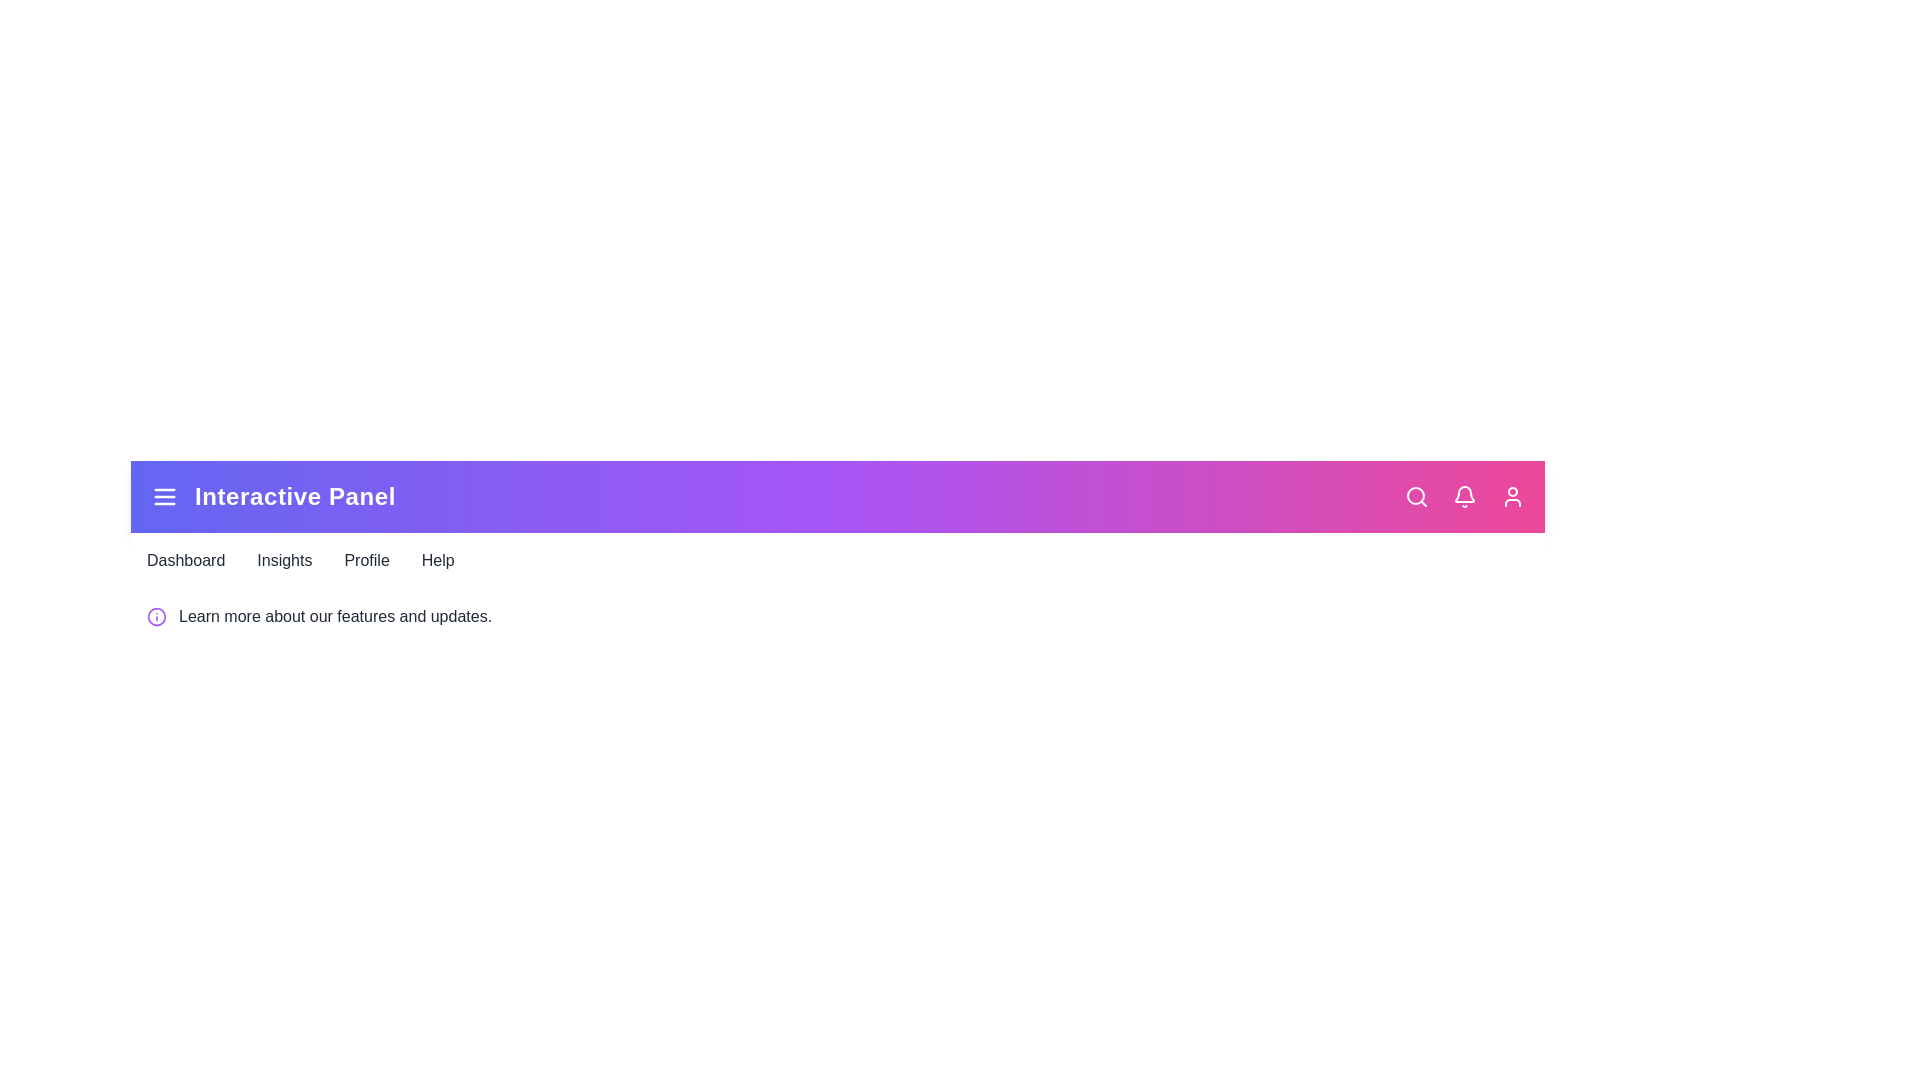 The image size is (1920, 1080). Describe the element at coordinates (186, 560) in the screenshot. I see `the navigation link labeled Dashboard` at that location.